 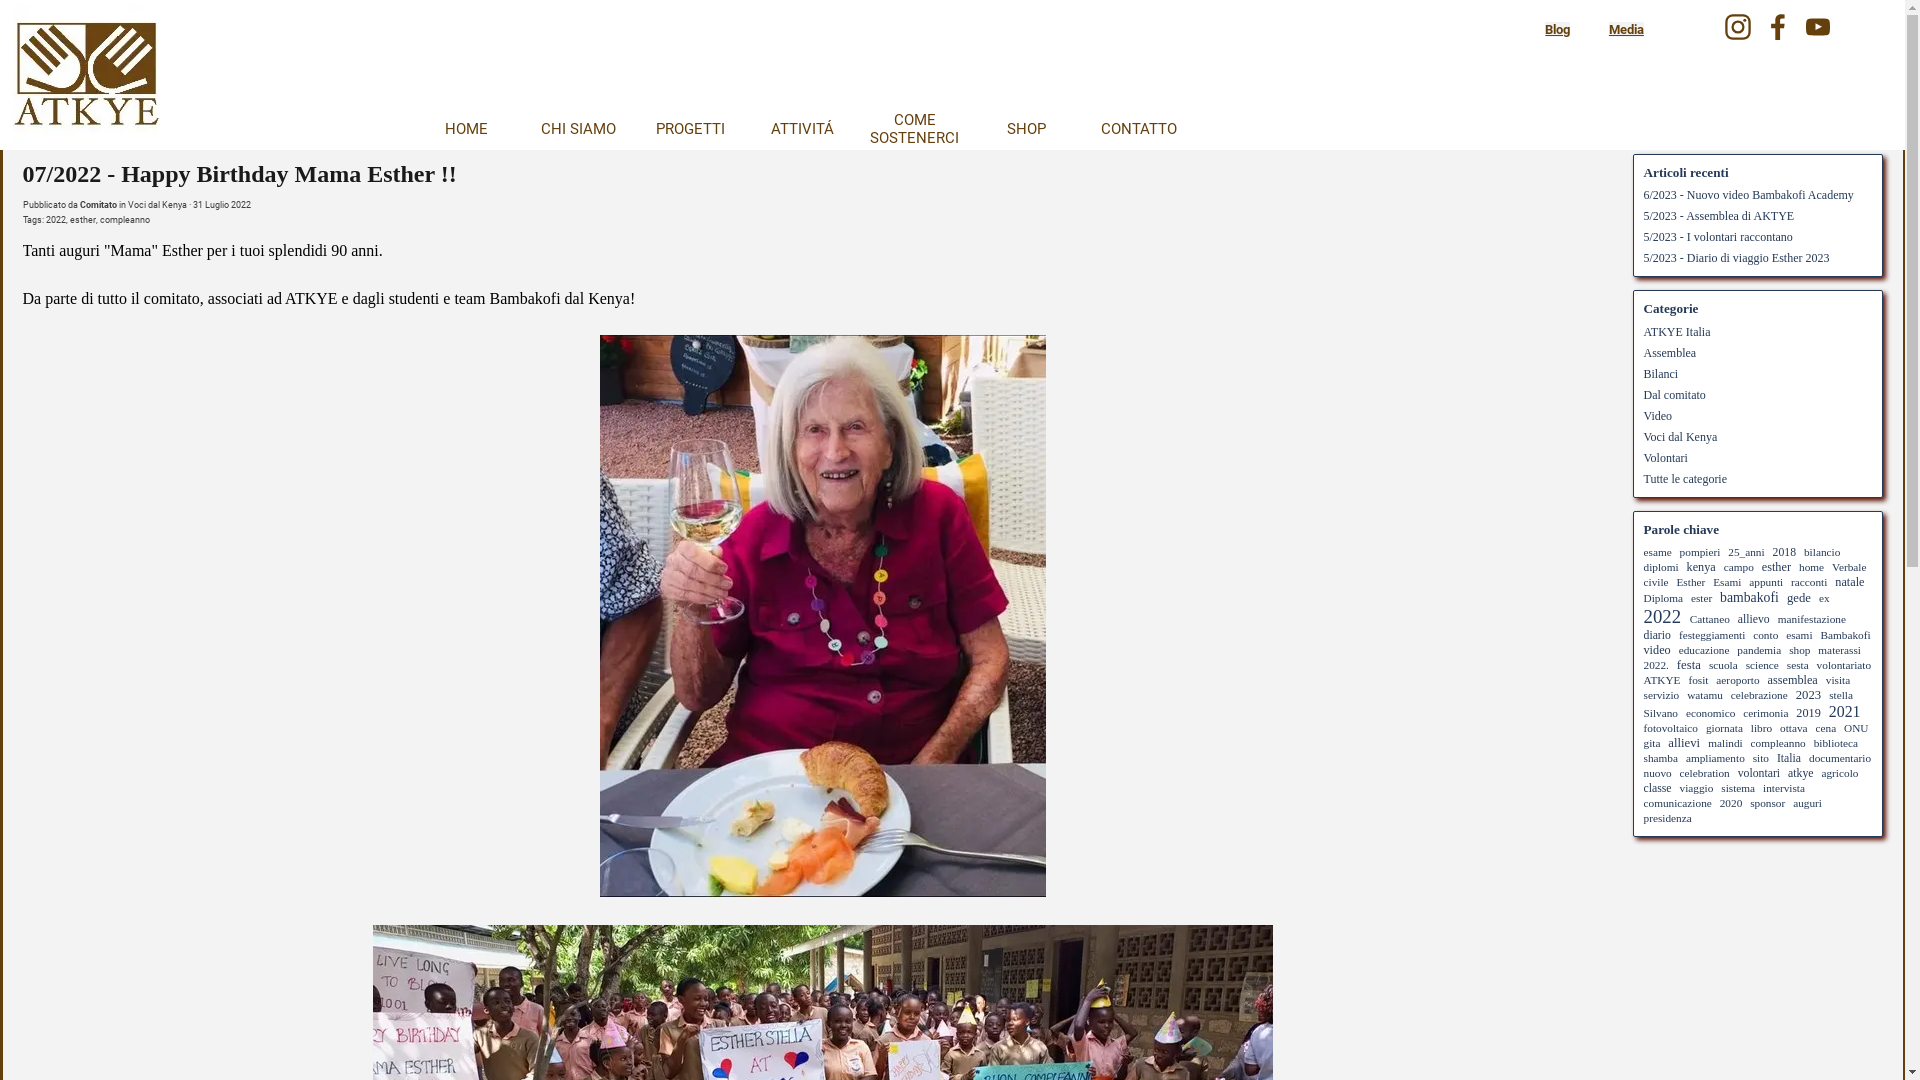 What do you see at coordinates (1807, 801) in the screenshot?
I see `'auguri'` at bounding box center [1807, 801].